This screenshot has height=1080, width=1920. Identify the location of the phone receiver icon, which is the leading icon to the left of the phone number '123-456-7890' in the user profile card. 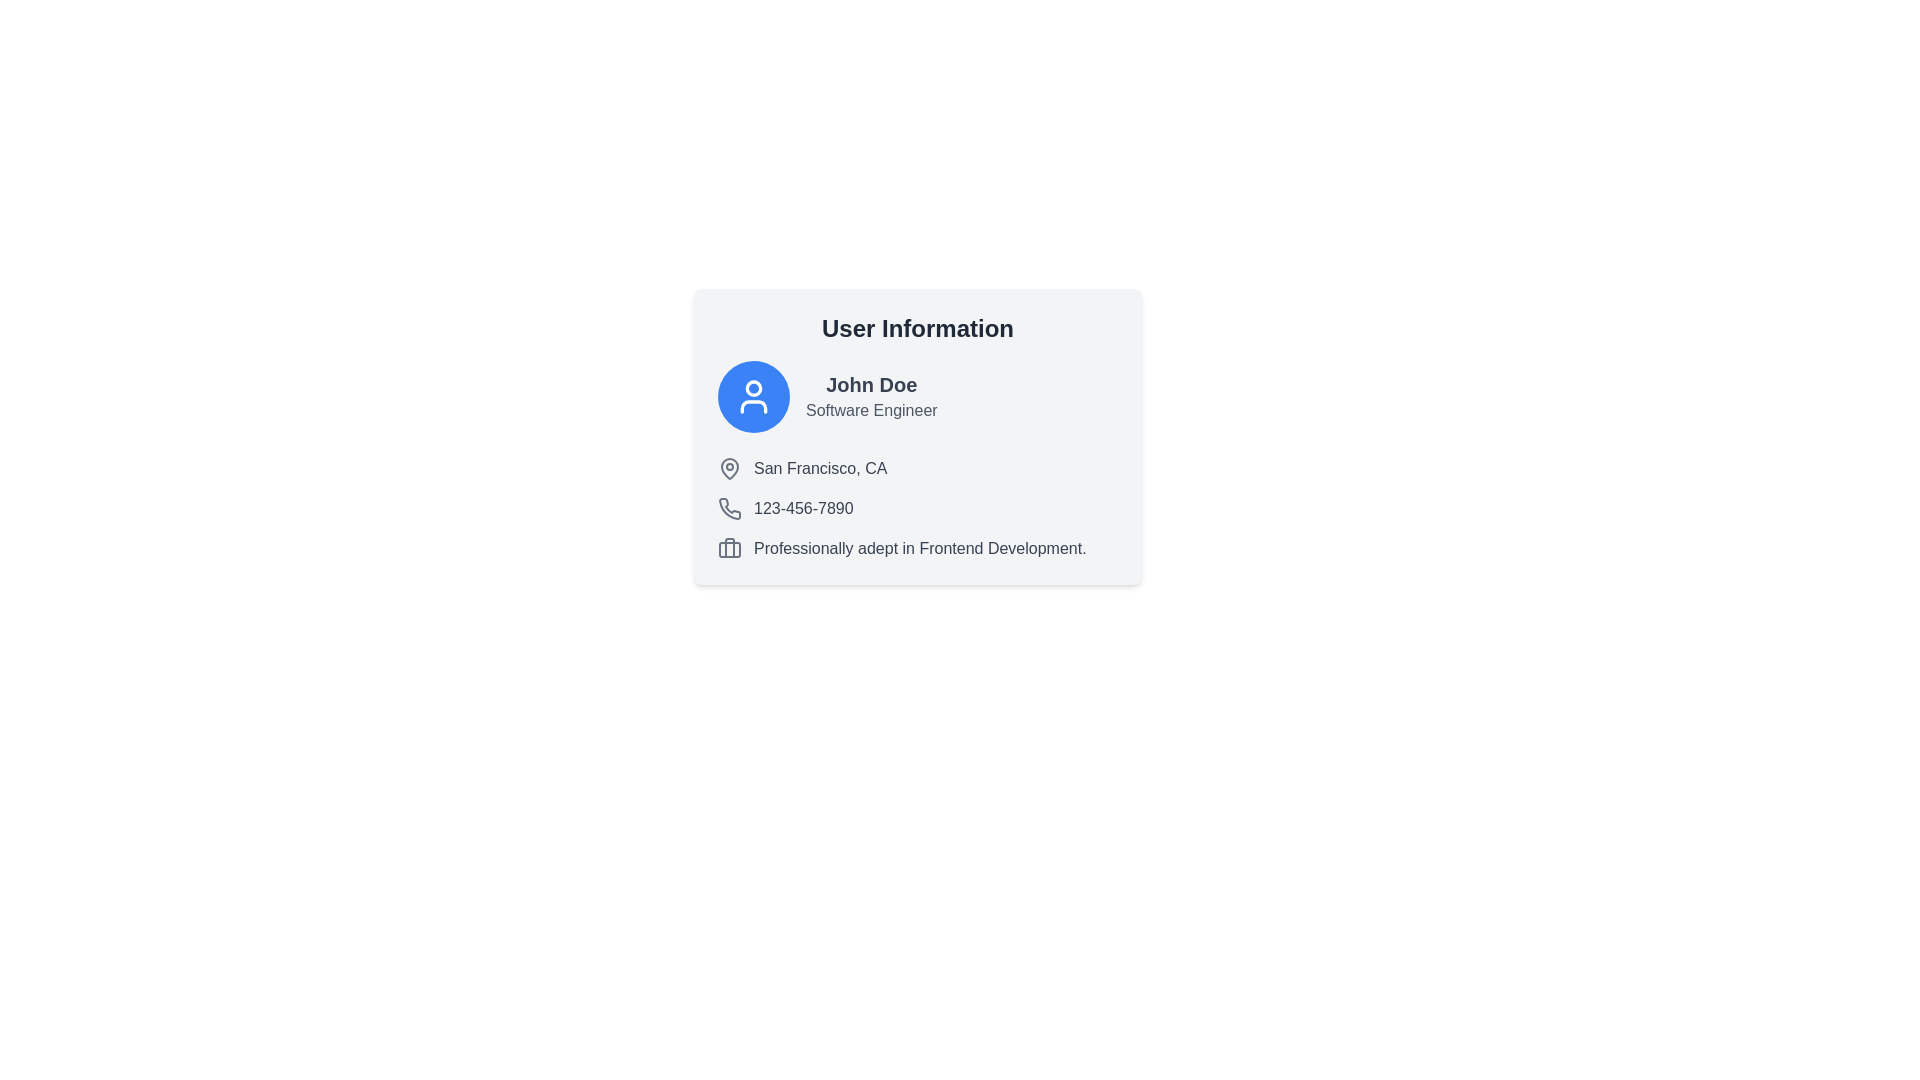
(728, 508).